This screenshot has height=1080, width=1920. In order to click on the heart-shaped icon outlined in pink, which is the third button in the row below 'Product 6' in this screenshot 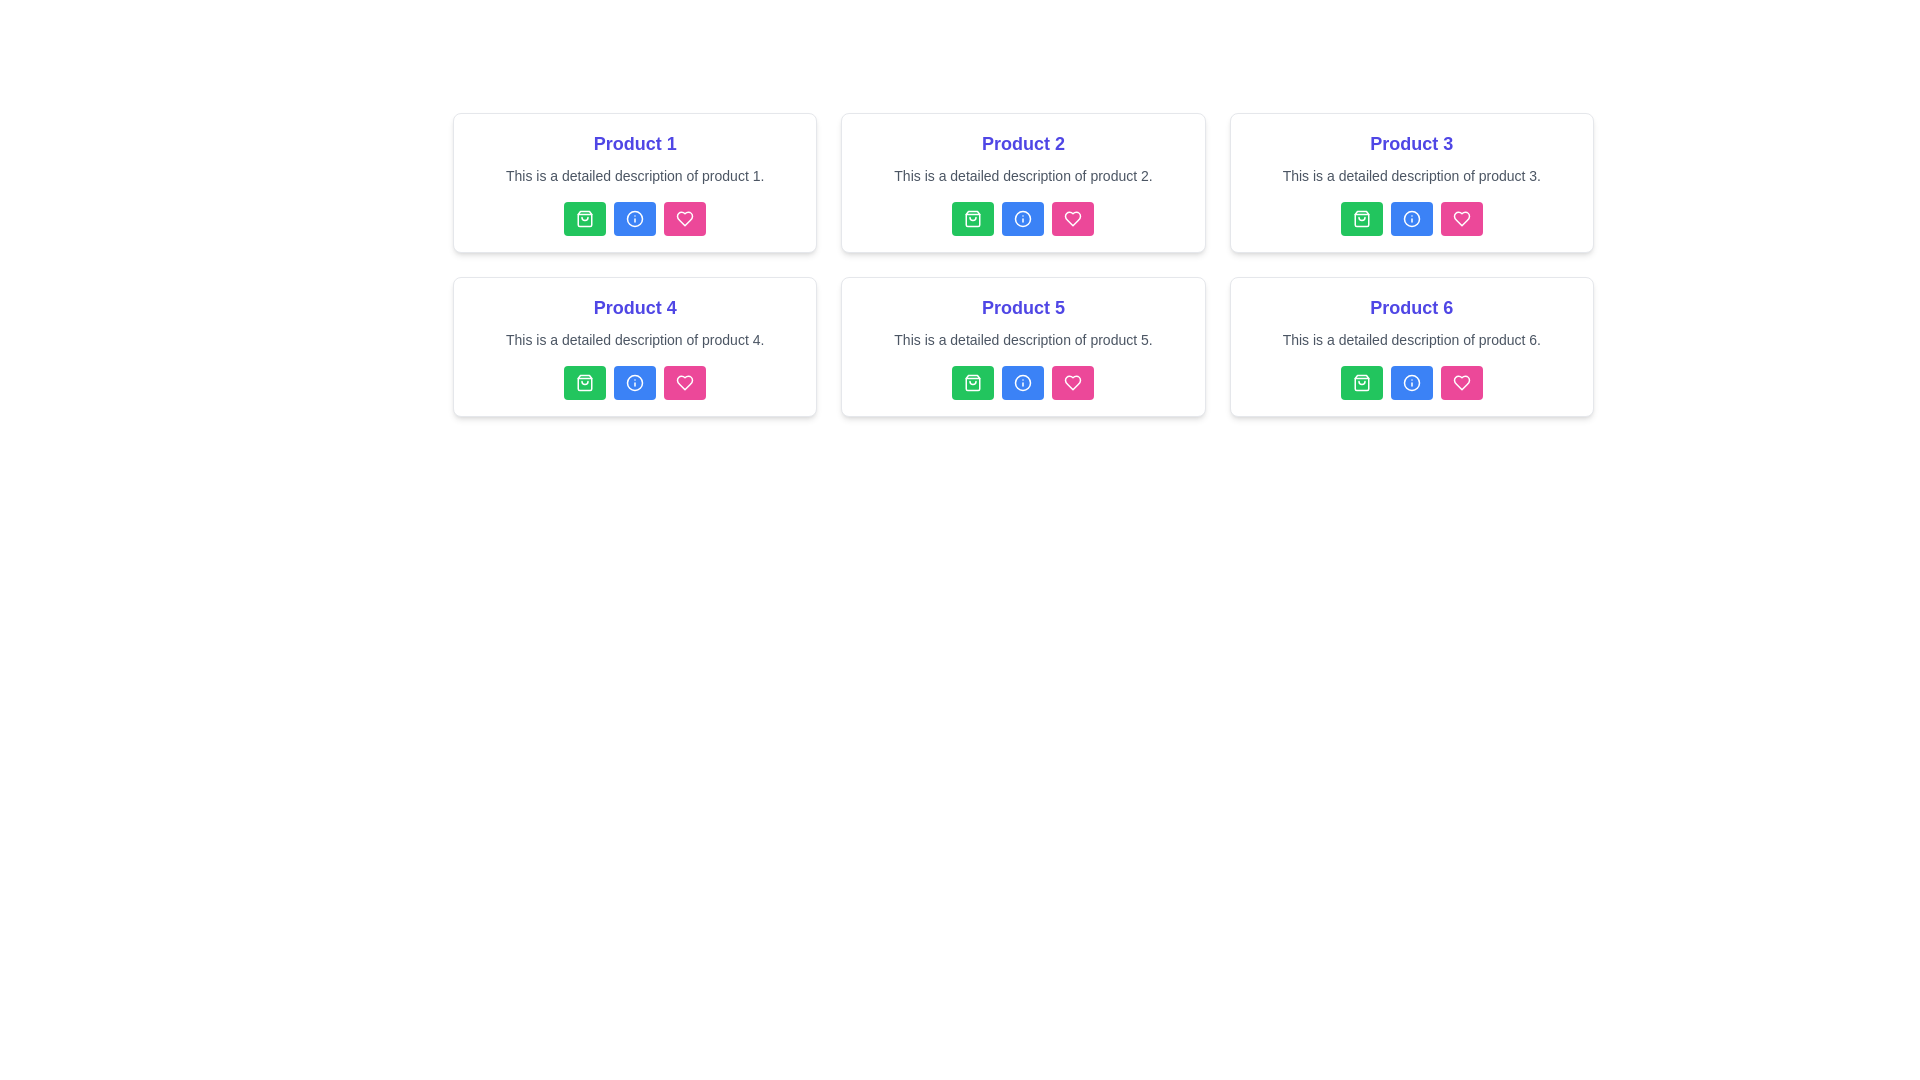, I will do `click(1461, 382)`.